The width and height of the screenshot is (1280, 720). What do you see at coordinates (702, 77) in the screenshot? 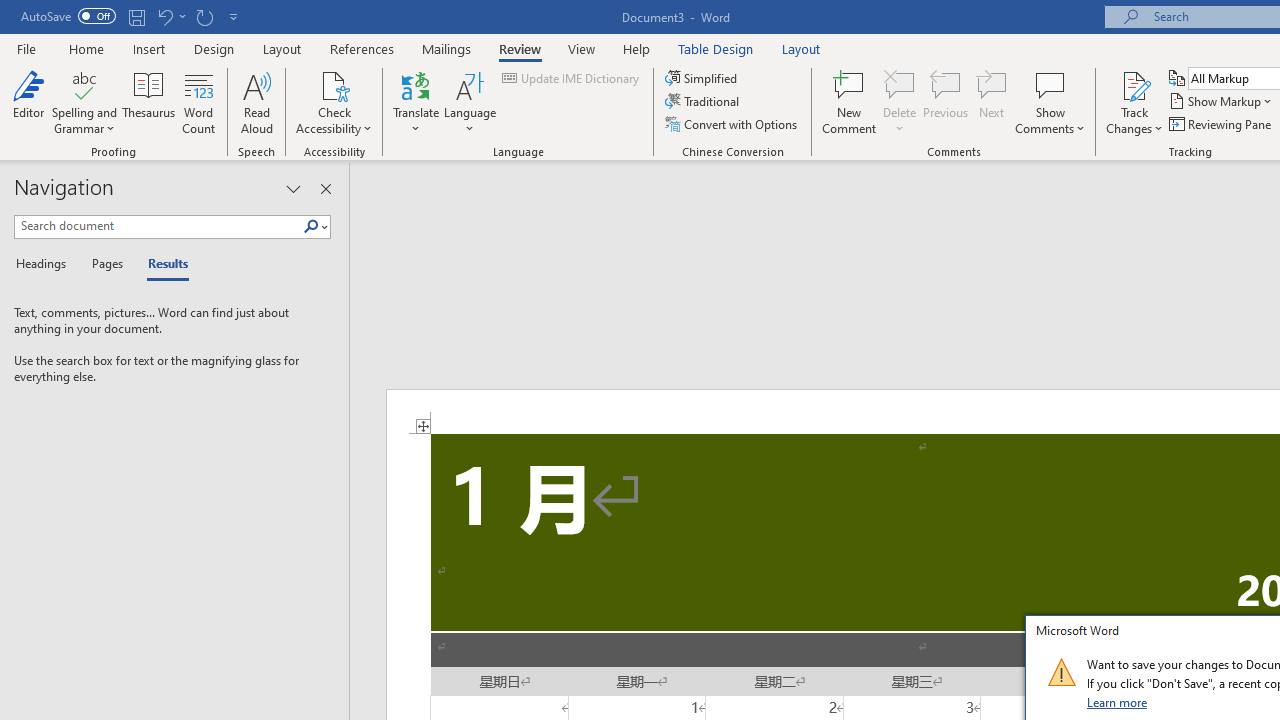
I see `'Simplified'` at bounding box center [702, 77].